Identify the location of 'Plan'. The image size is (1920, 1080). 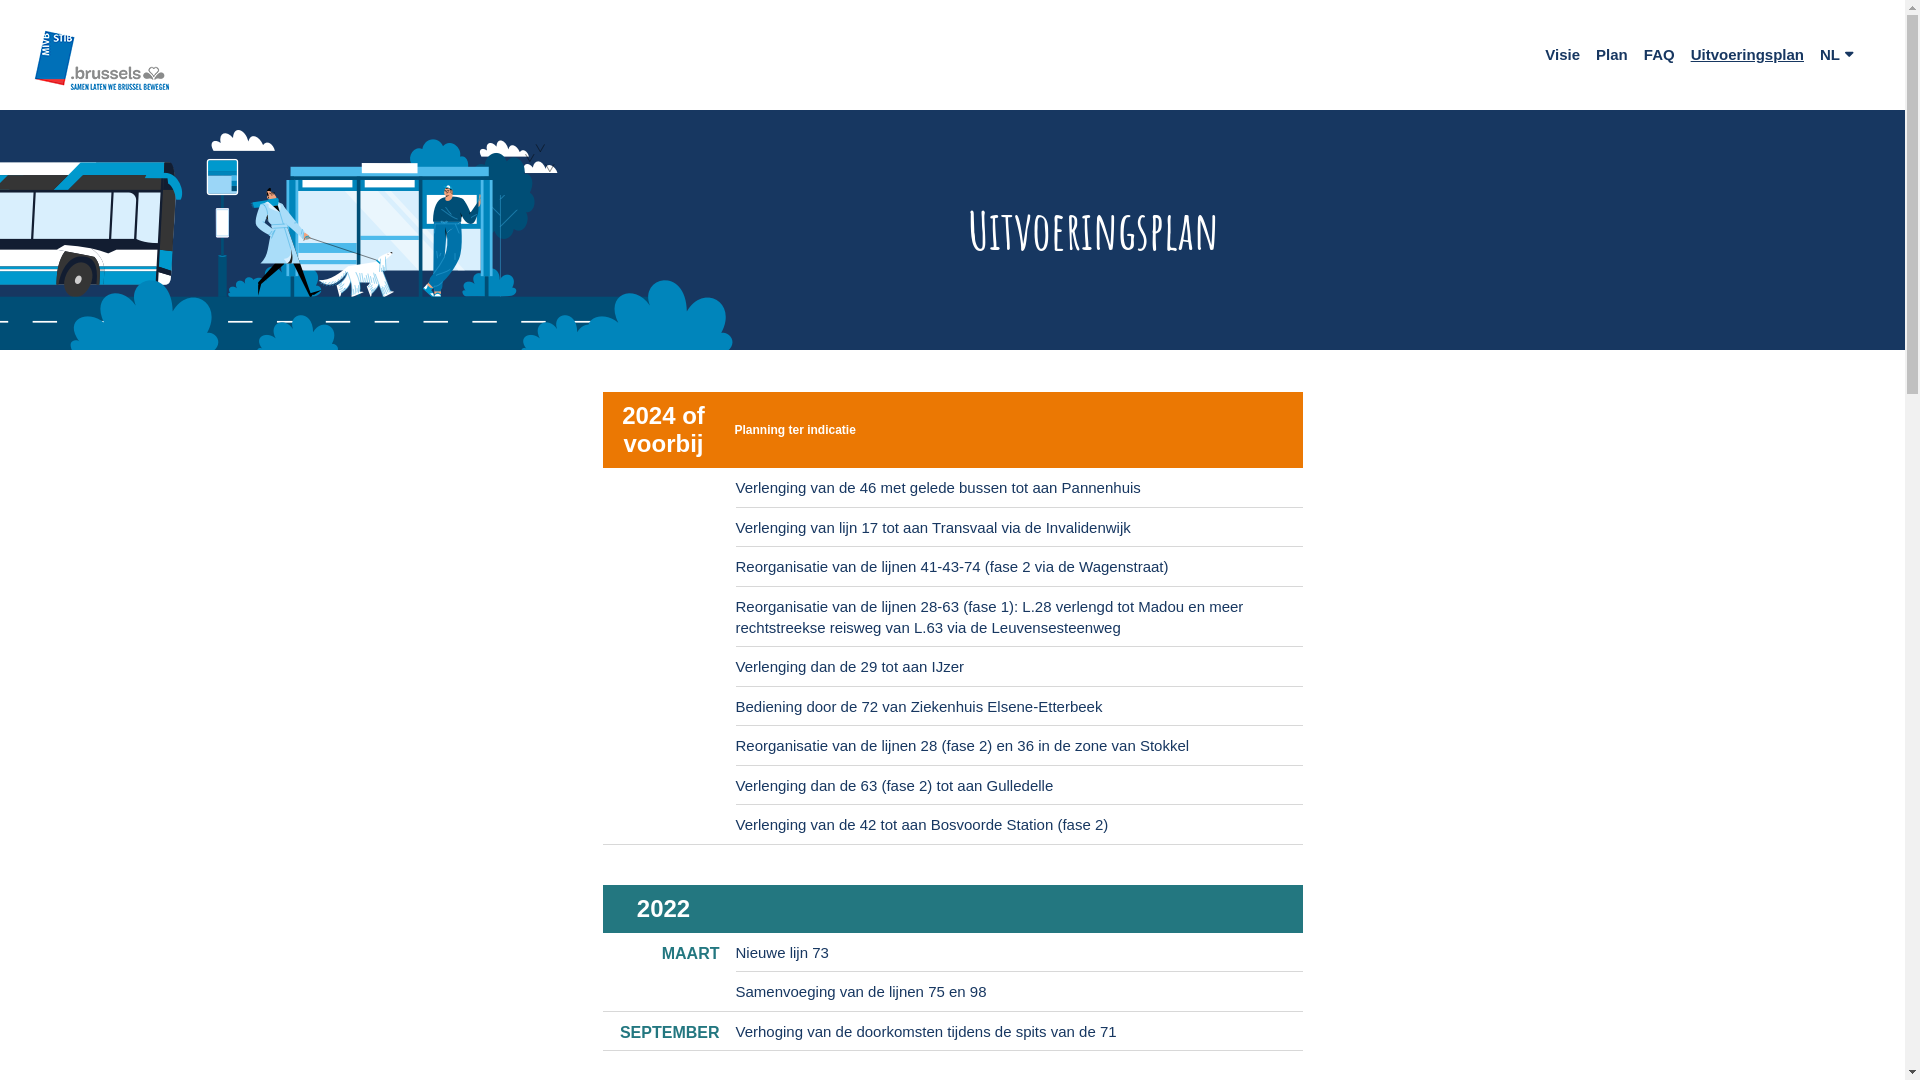
(1612, 53).